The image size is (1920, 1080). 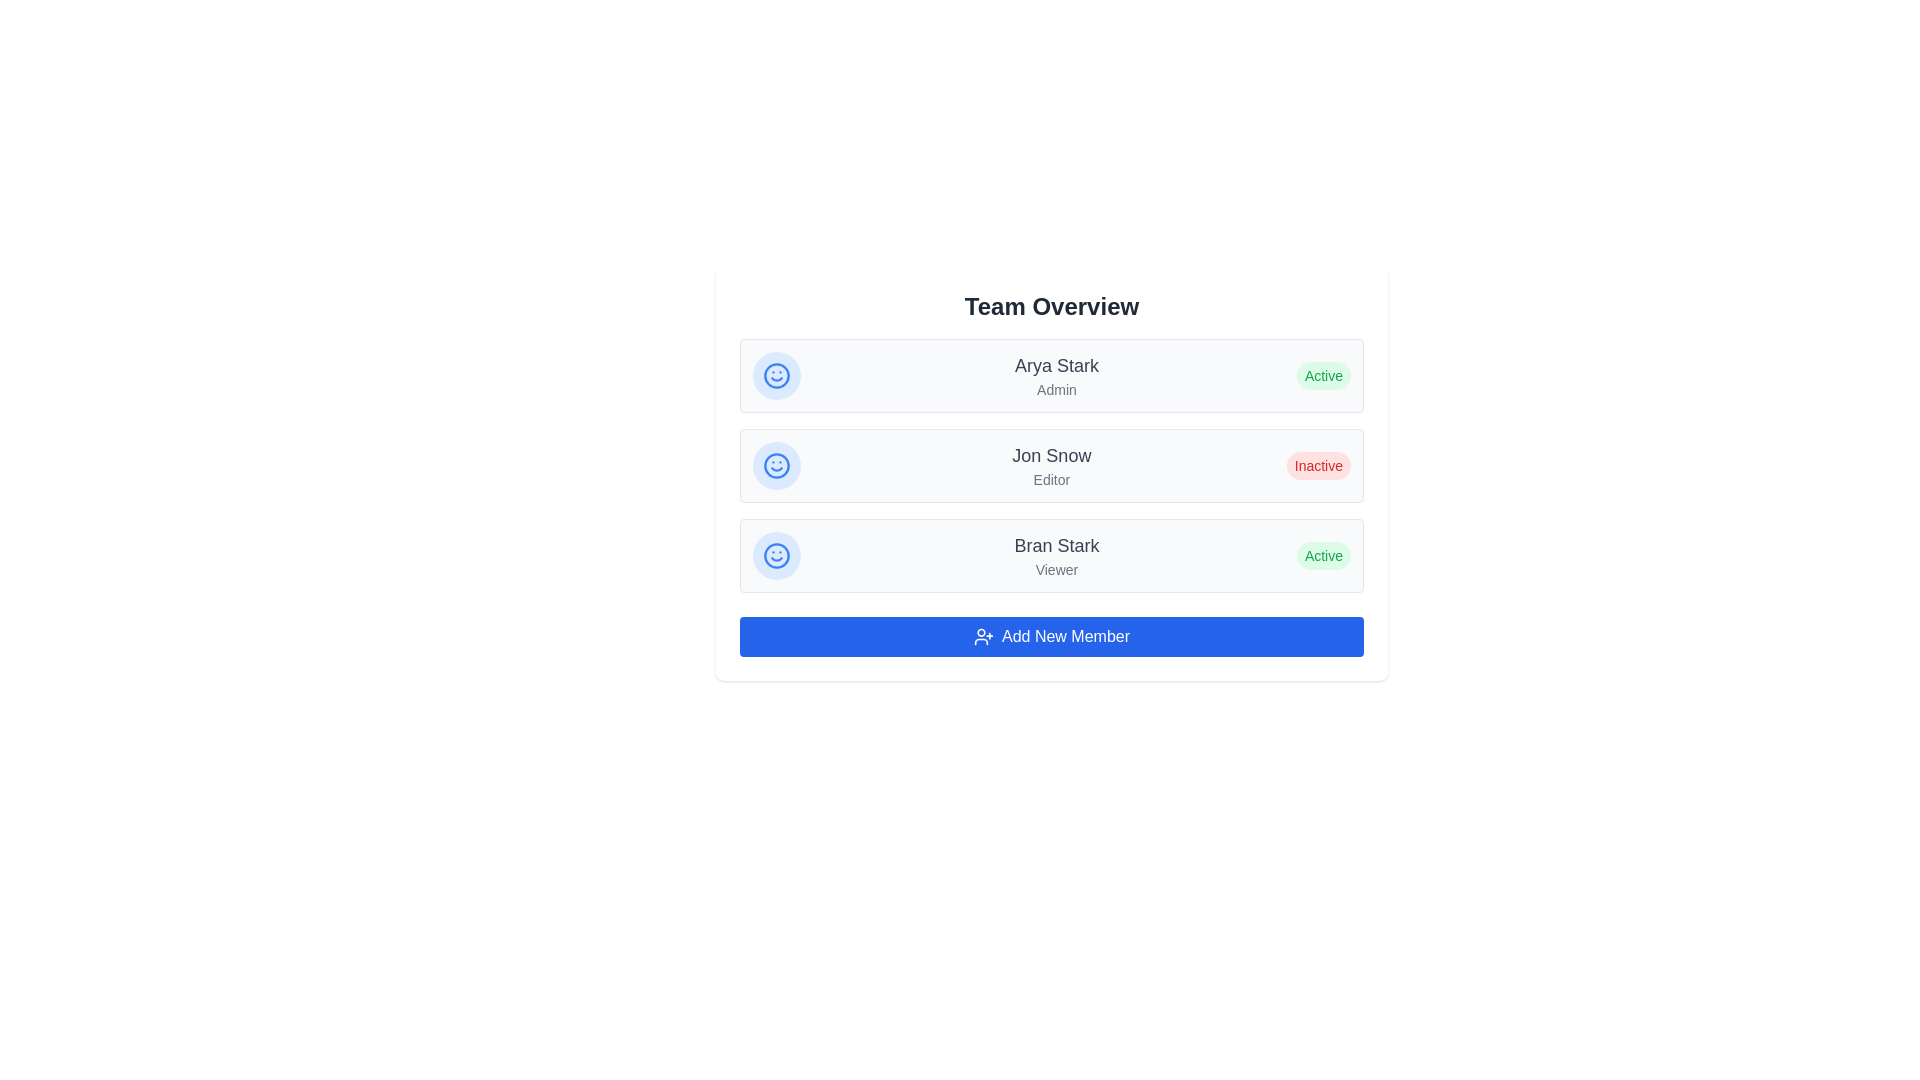 What do you see at coordinates (776, 375) in the screenshot?
I see `the profile icon representing 'Arya Stark' in the 'Team Overview' section to interact with her profile` at bounding box center [776, 375].